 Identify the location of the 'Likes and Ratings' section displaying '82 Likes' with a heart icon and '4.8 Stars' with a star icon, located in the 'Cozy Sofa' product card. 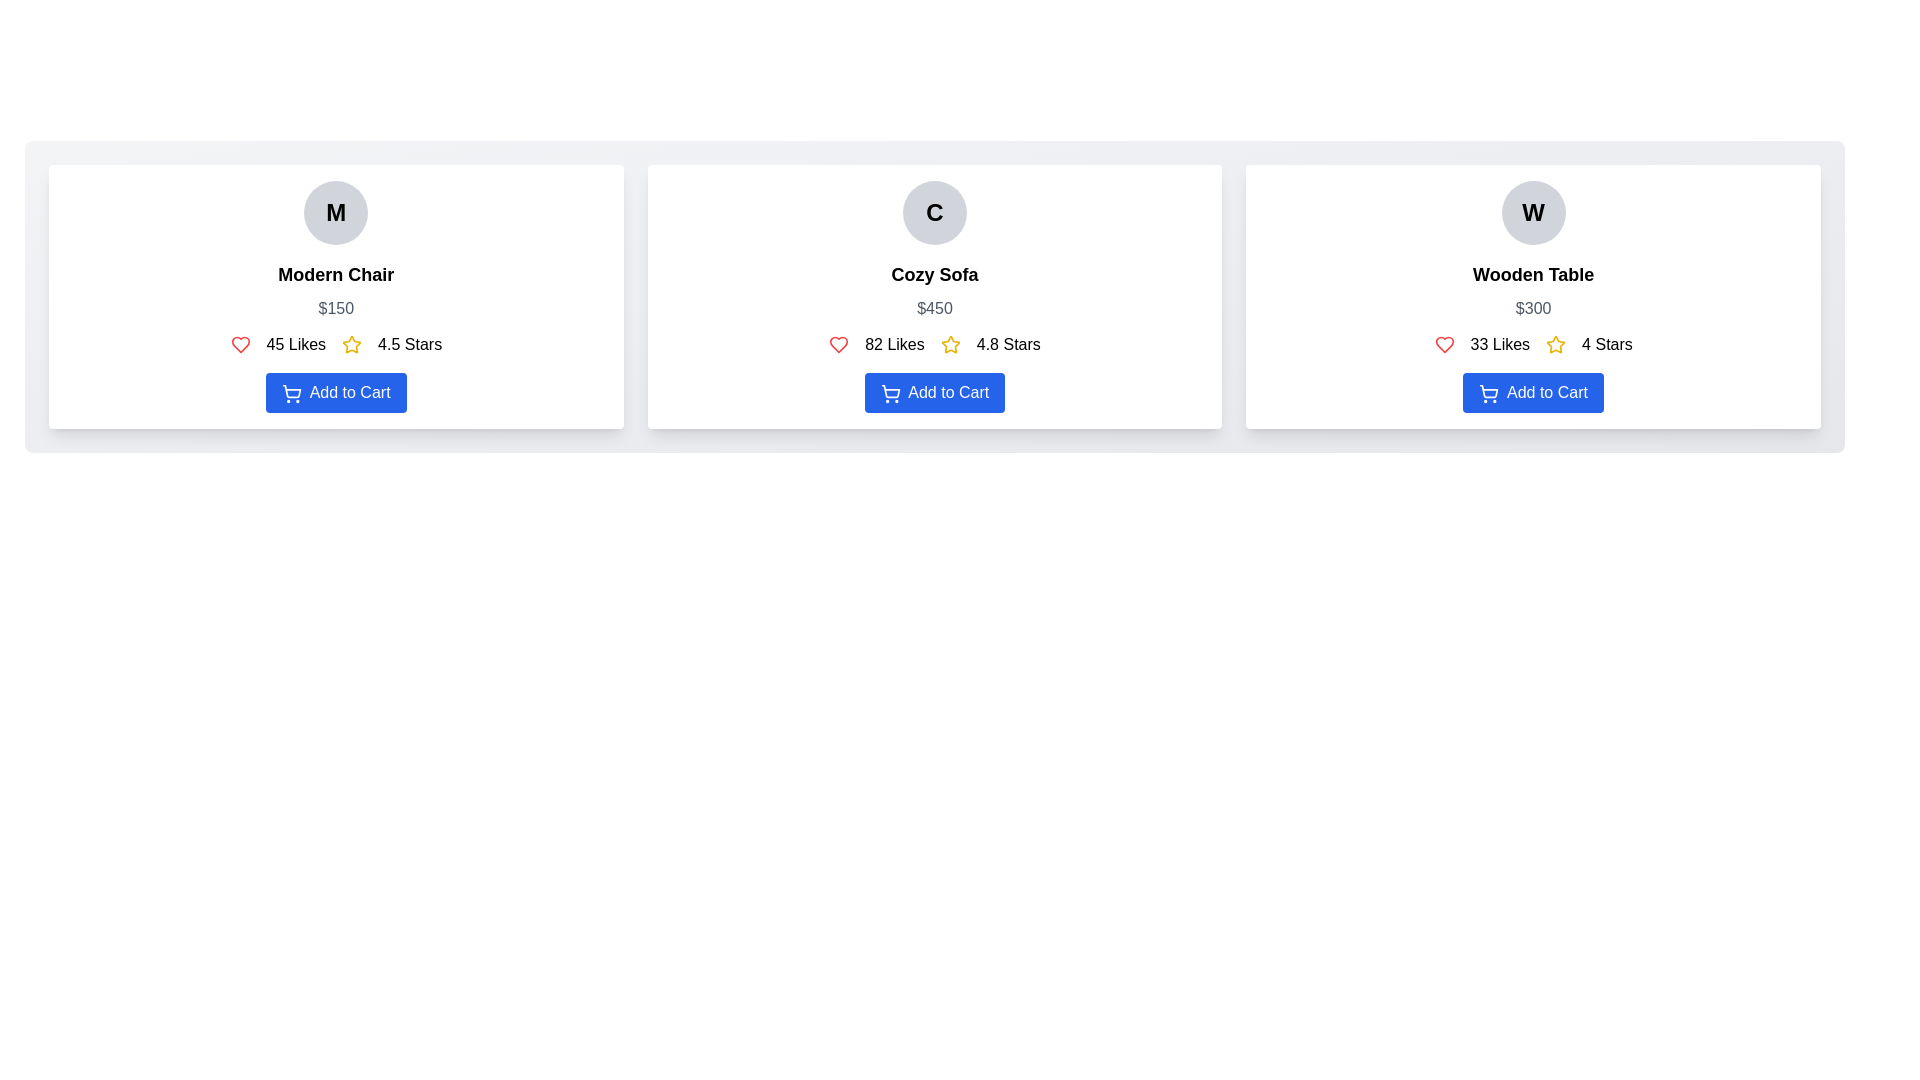
(934, 343).